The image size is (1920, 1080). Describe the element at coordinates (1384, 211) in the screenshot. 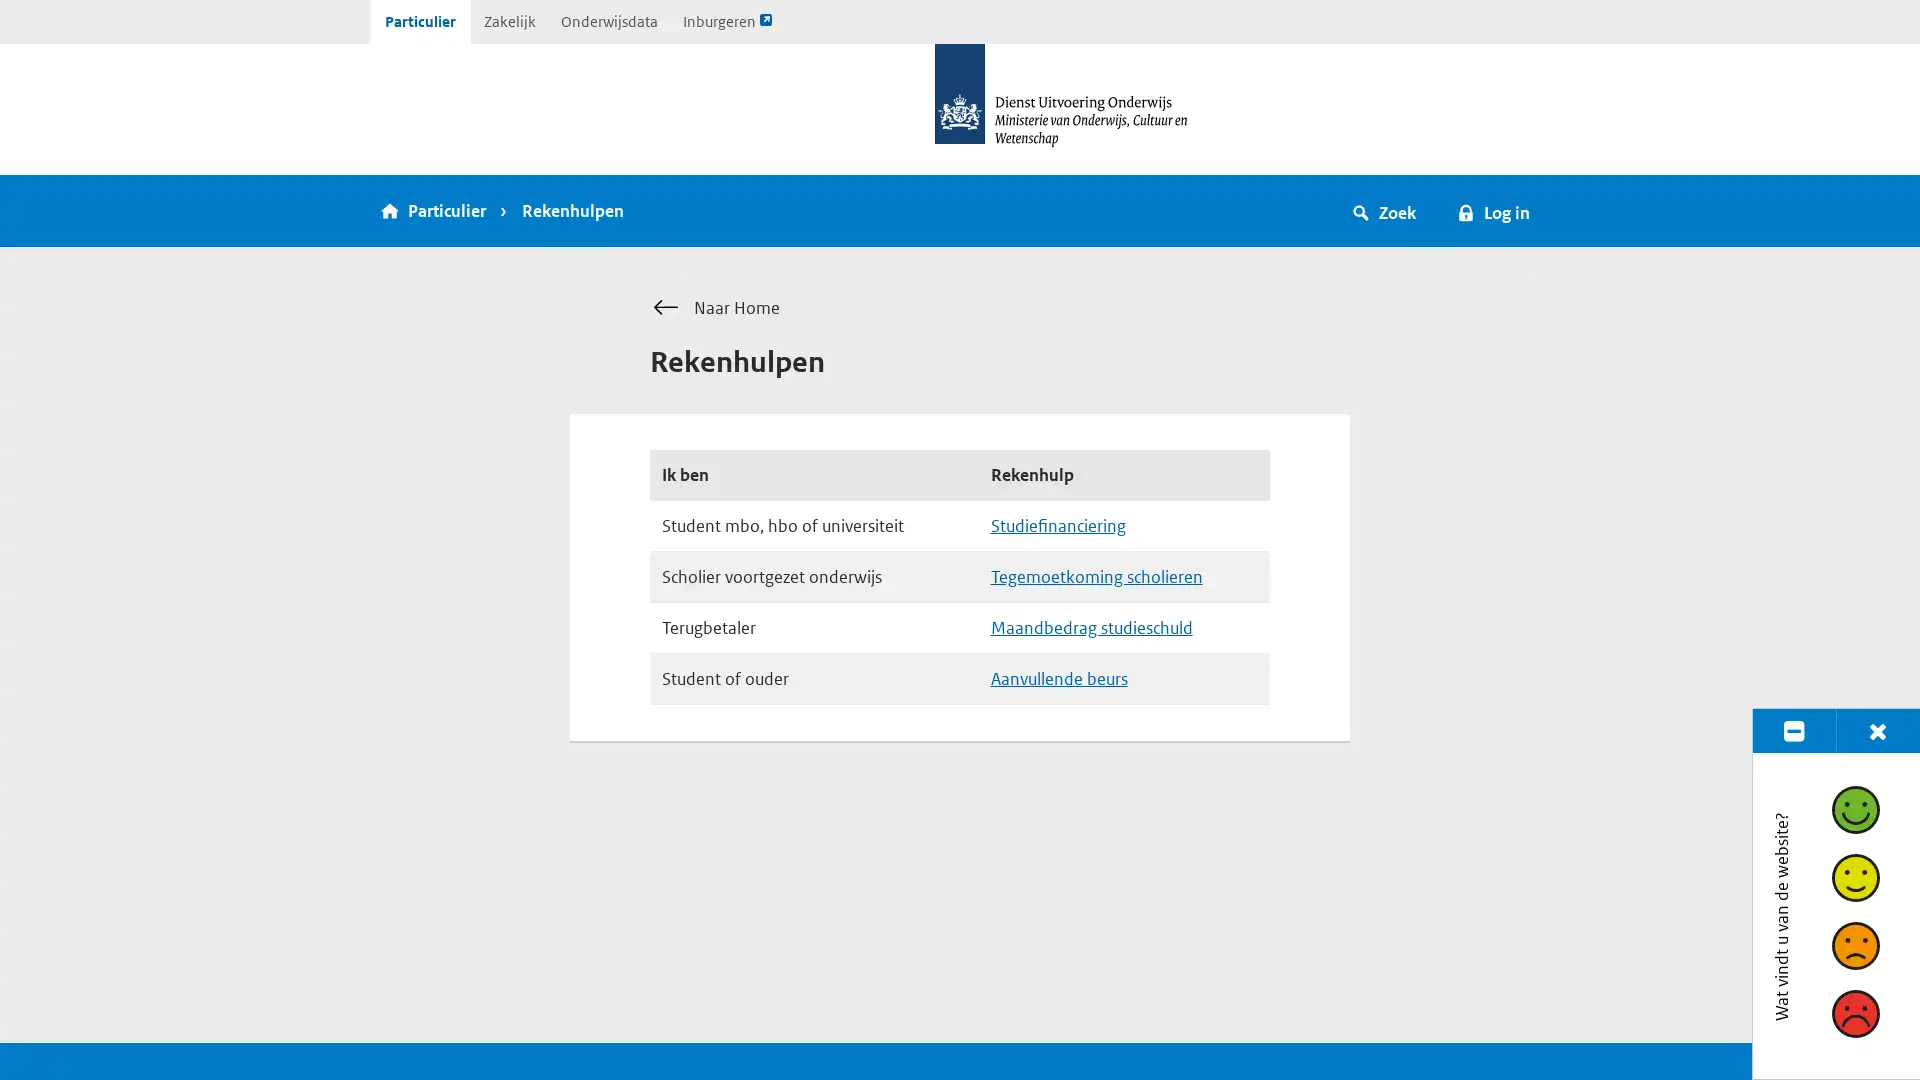

I see `Zoek` at that location.